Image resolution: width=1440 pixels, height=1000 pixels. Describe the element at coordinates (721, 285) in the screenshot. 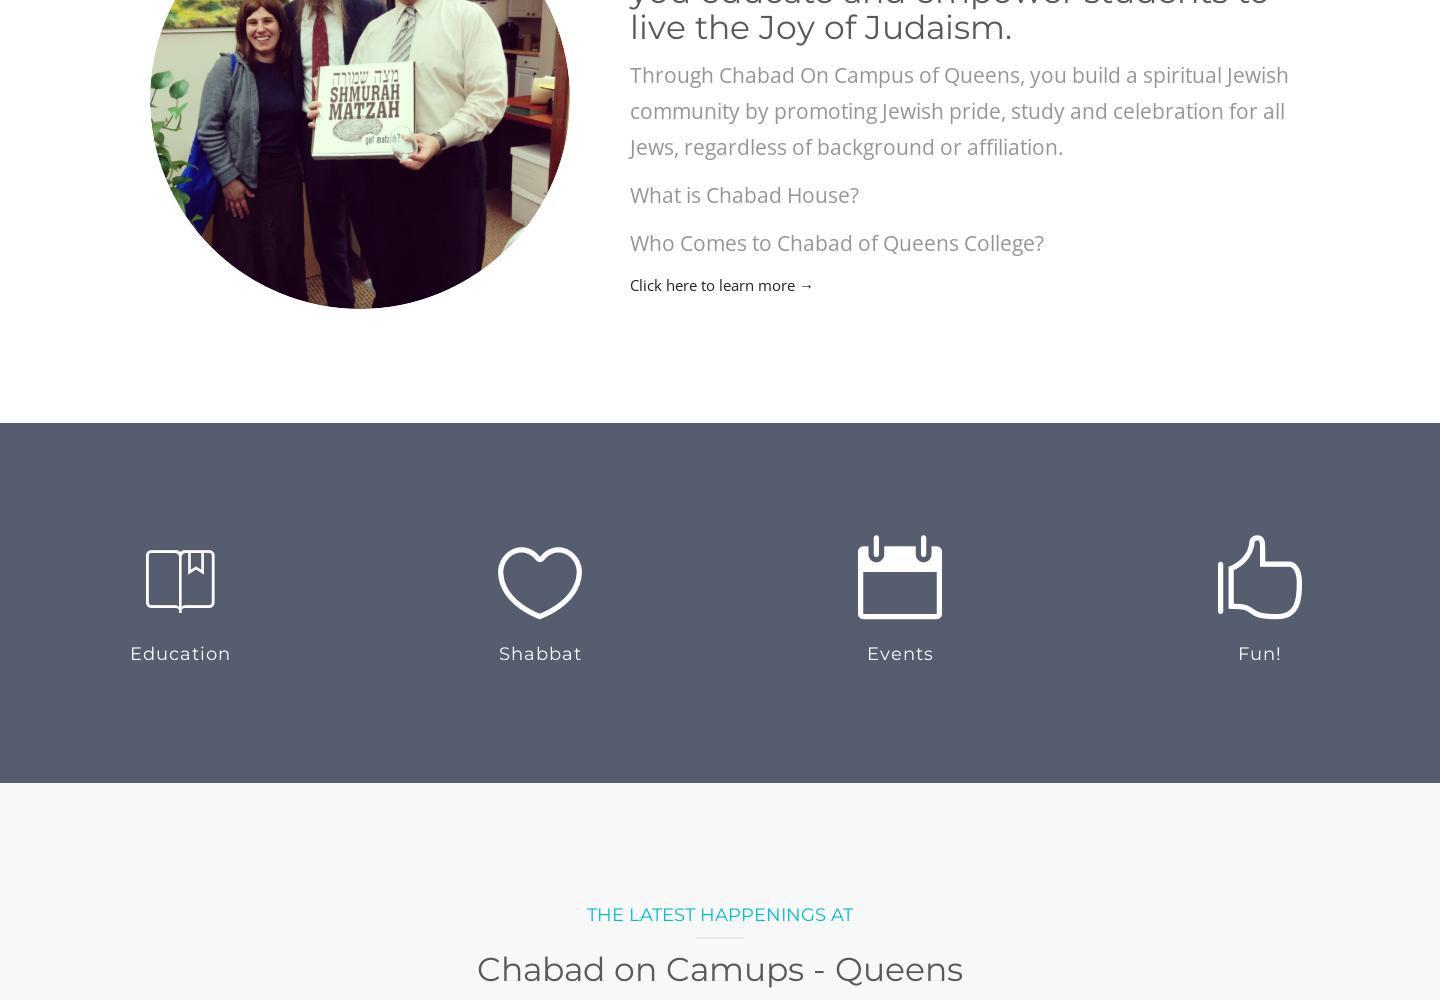

I see `'Click here to learn more →'` at that location.